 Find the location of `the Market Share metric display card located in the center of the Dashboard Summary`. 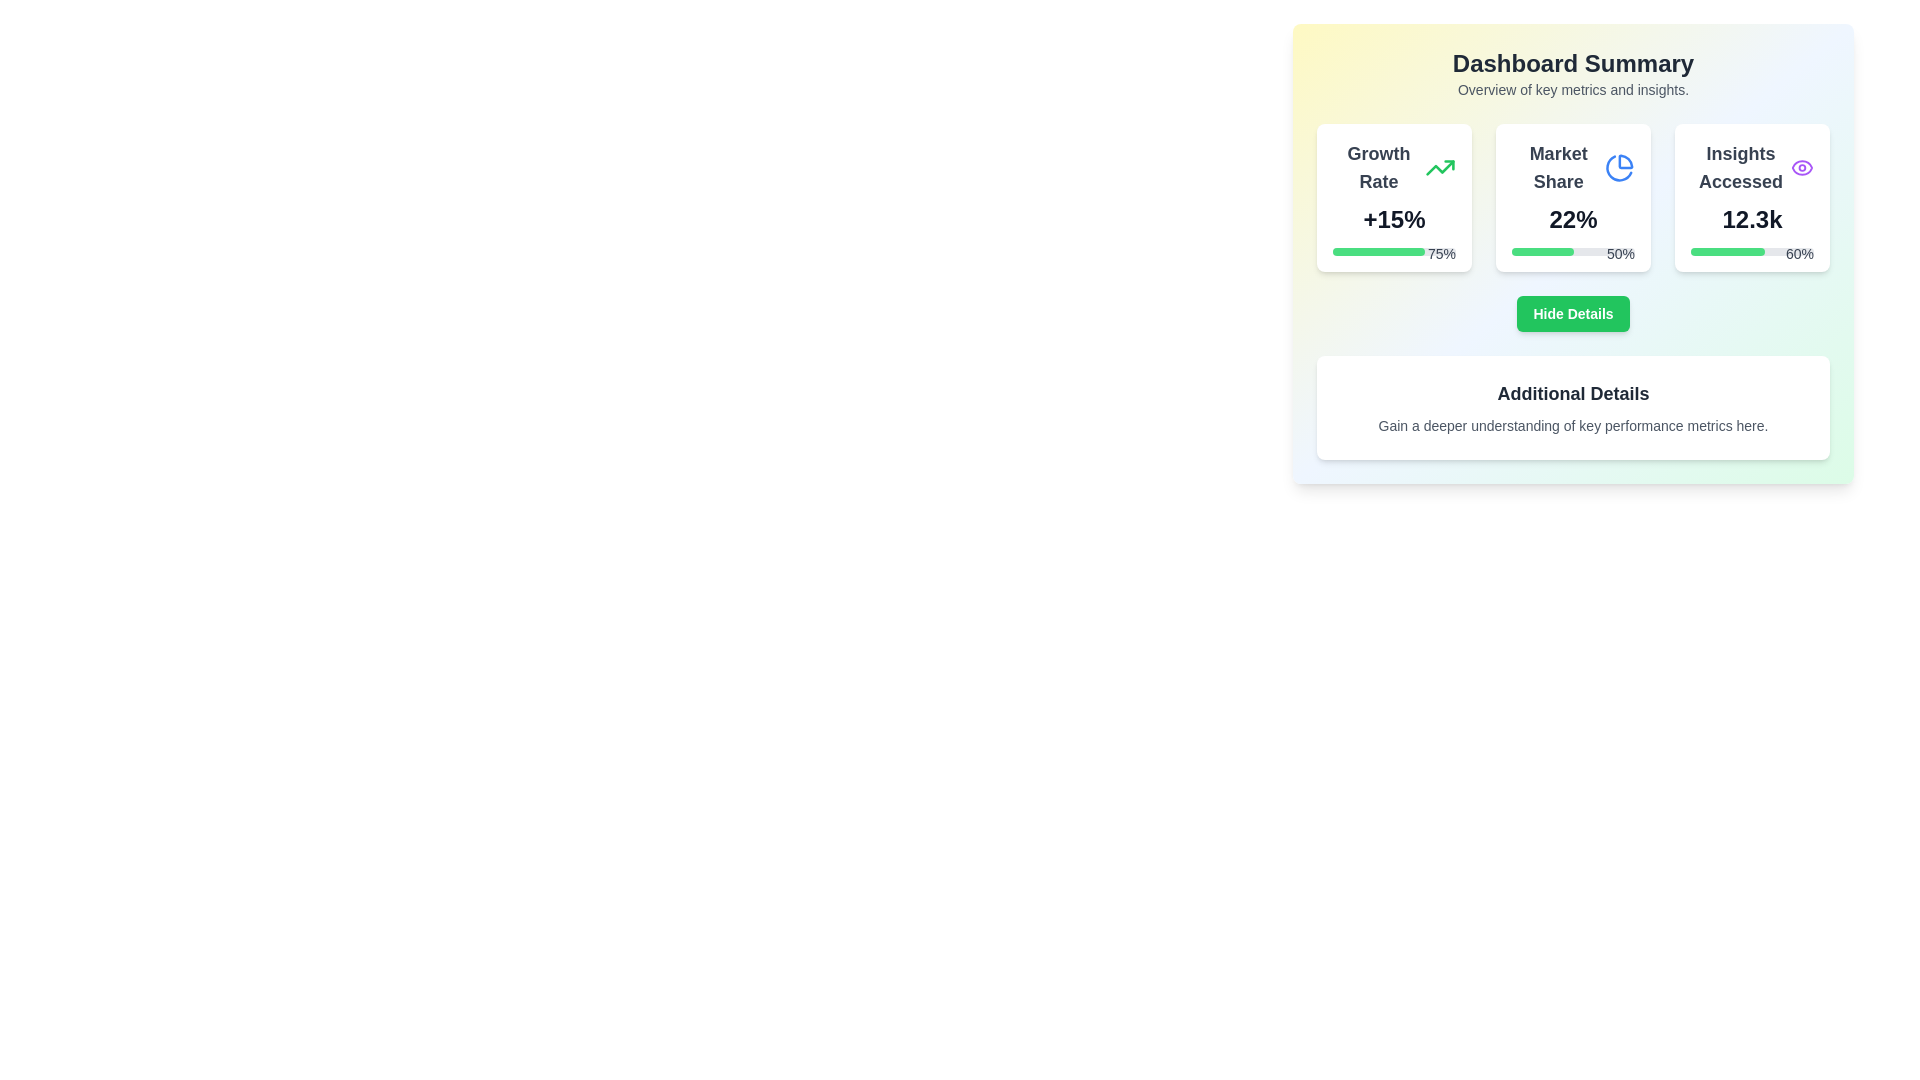

the Market Share metric display card located in the center of the Dashboard Summary is located at coordinates (1572, 197).